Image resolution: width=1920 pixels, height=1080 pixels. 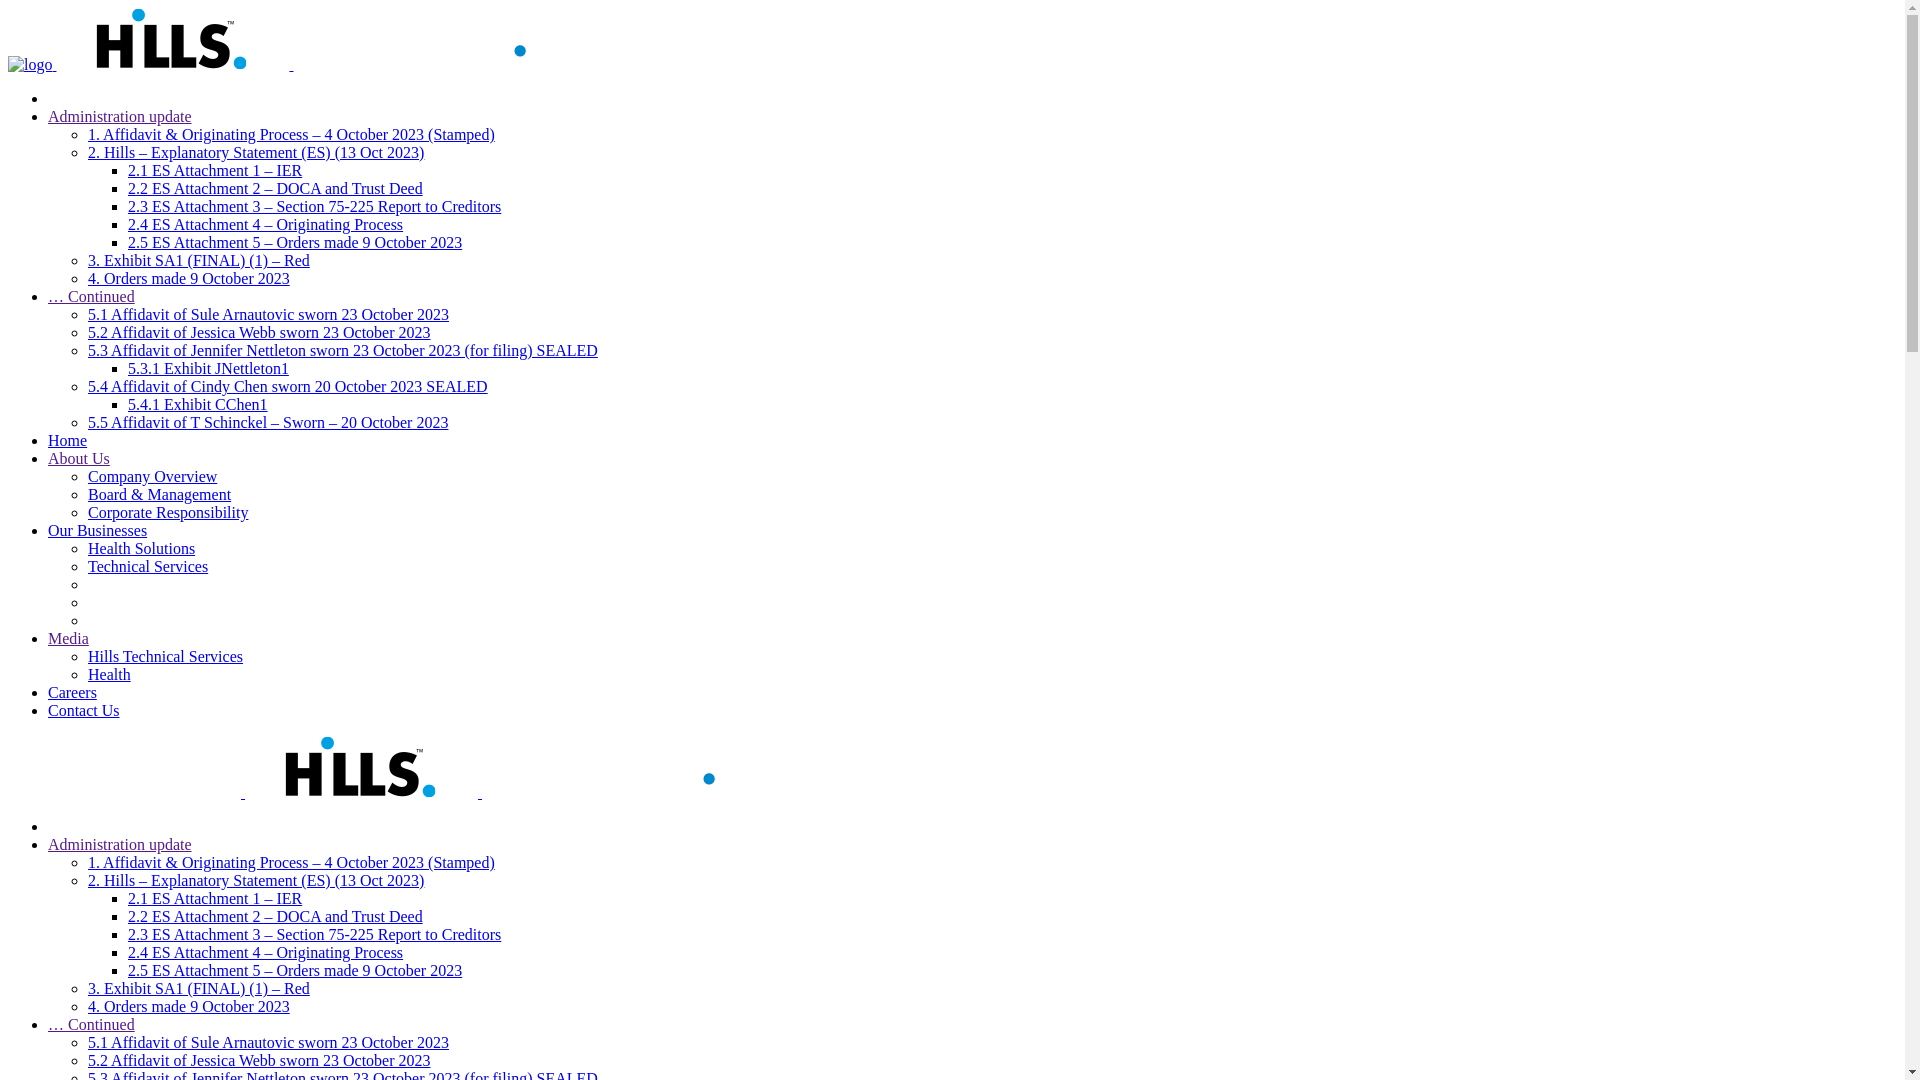 What do you see at coordinates (158, 494) in the screenshot?
I see `'Board & Management'` at bounding box center [158, 494].